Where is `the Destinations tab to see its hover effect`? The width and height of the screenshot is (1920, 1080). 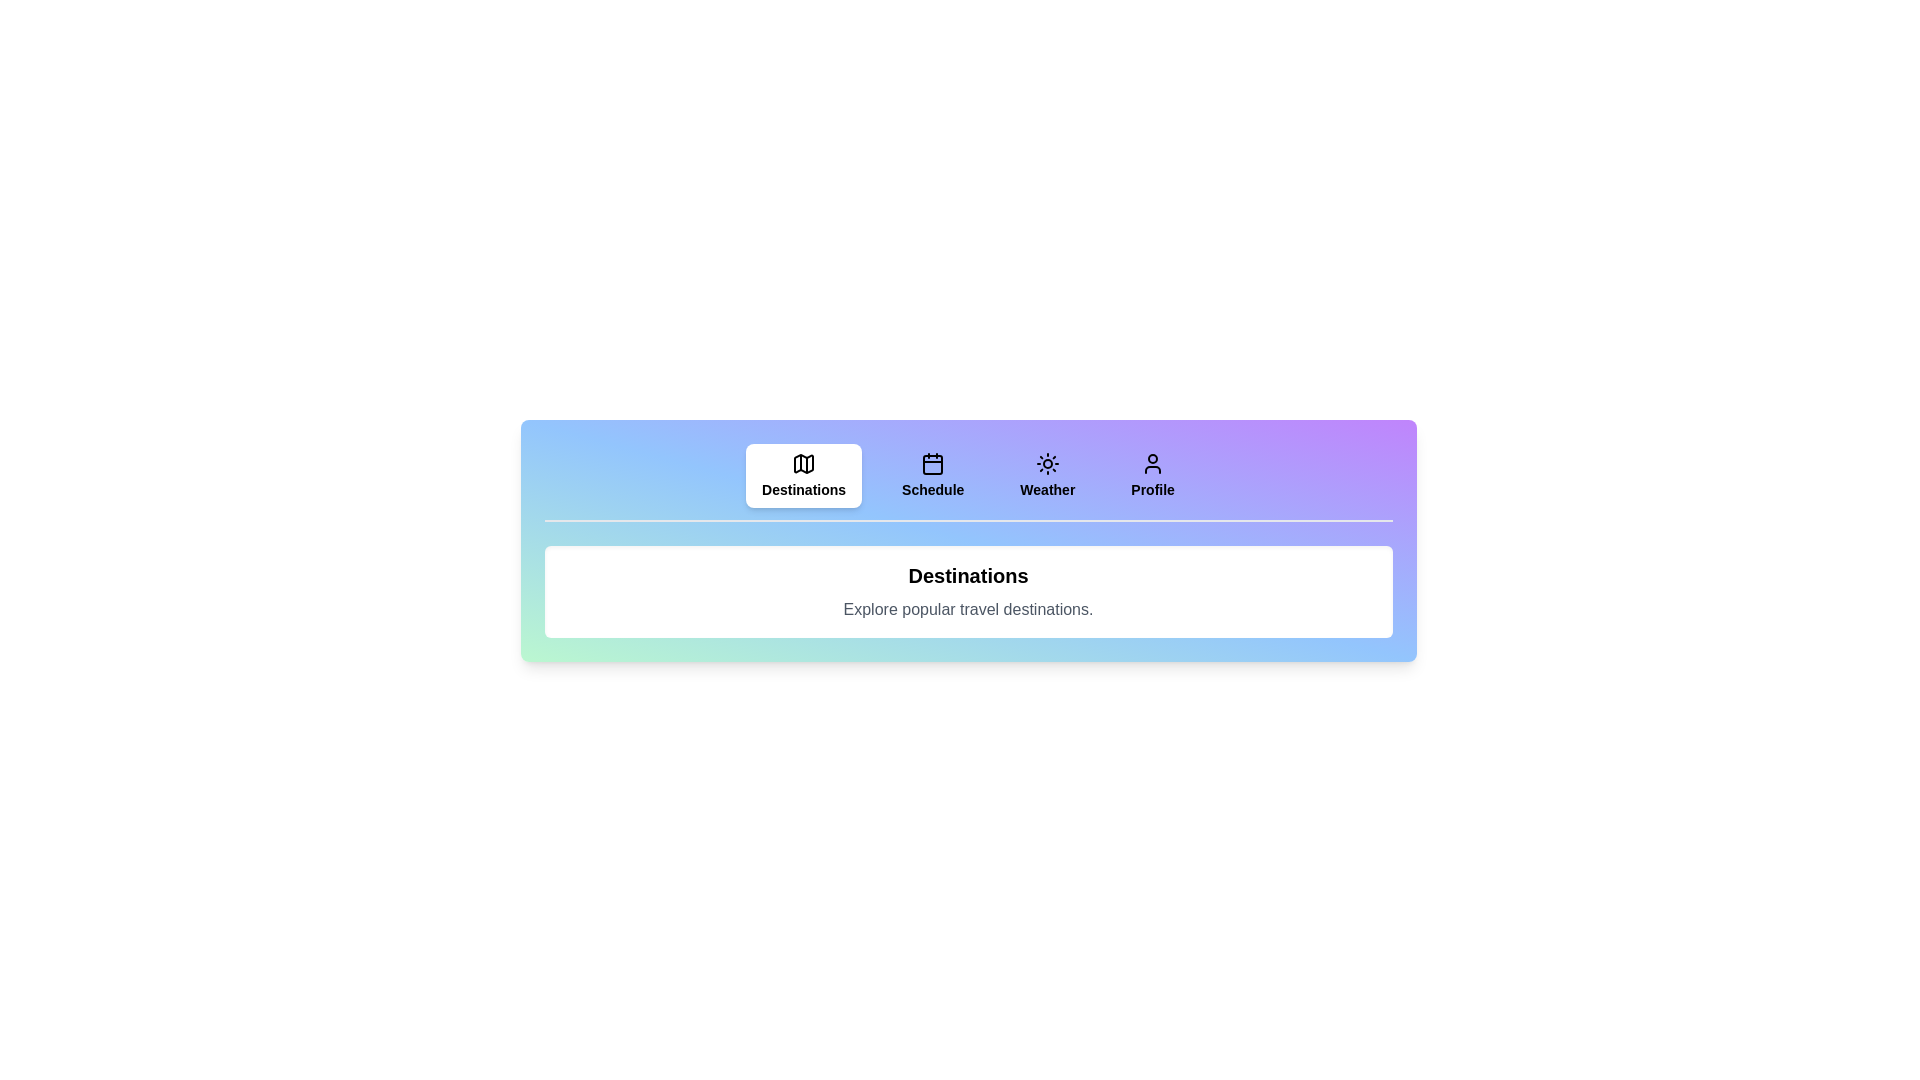 the Destinations tab to see its hover effect is located at coordinates (804, 475).